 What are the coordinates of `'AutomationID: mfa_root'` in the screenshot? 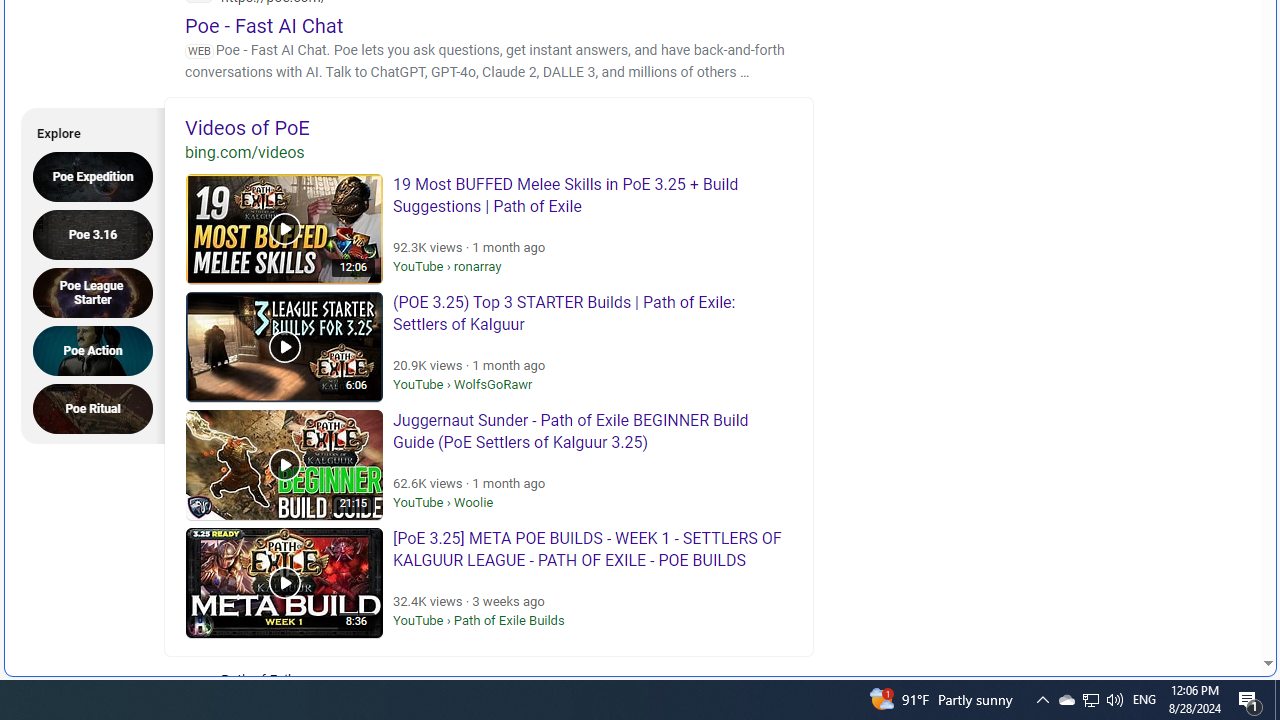 It's located at (1192, 602).